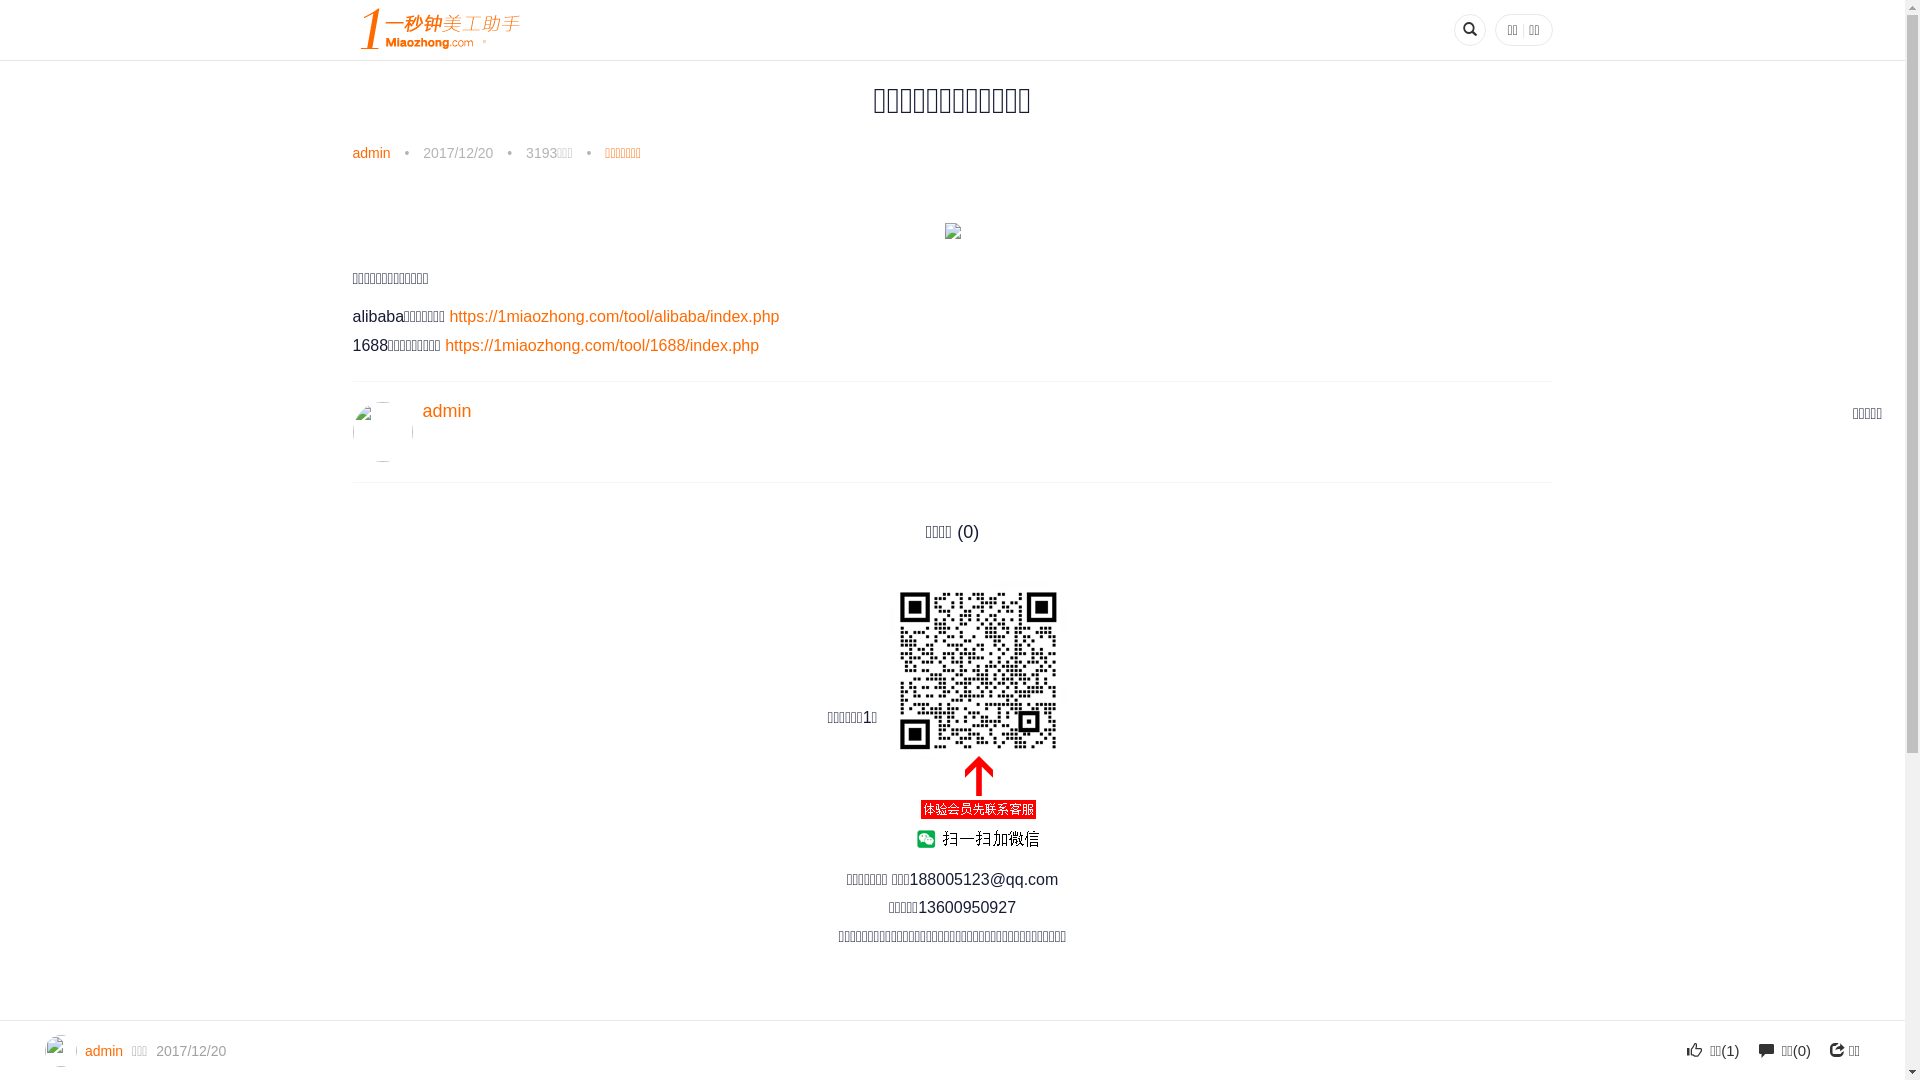 This screenshot has width=1920, height=1080. What do you see at coordinates (84, 1049) in the screenshot?
I see `'admin'` at bounding box center [84, 1049].